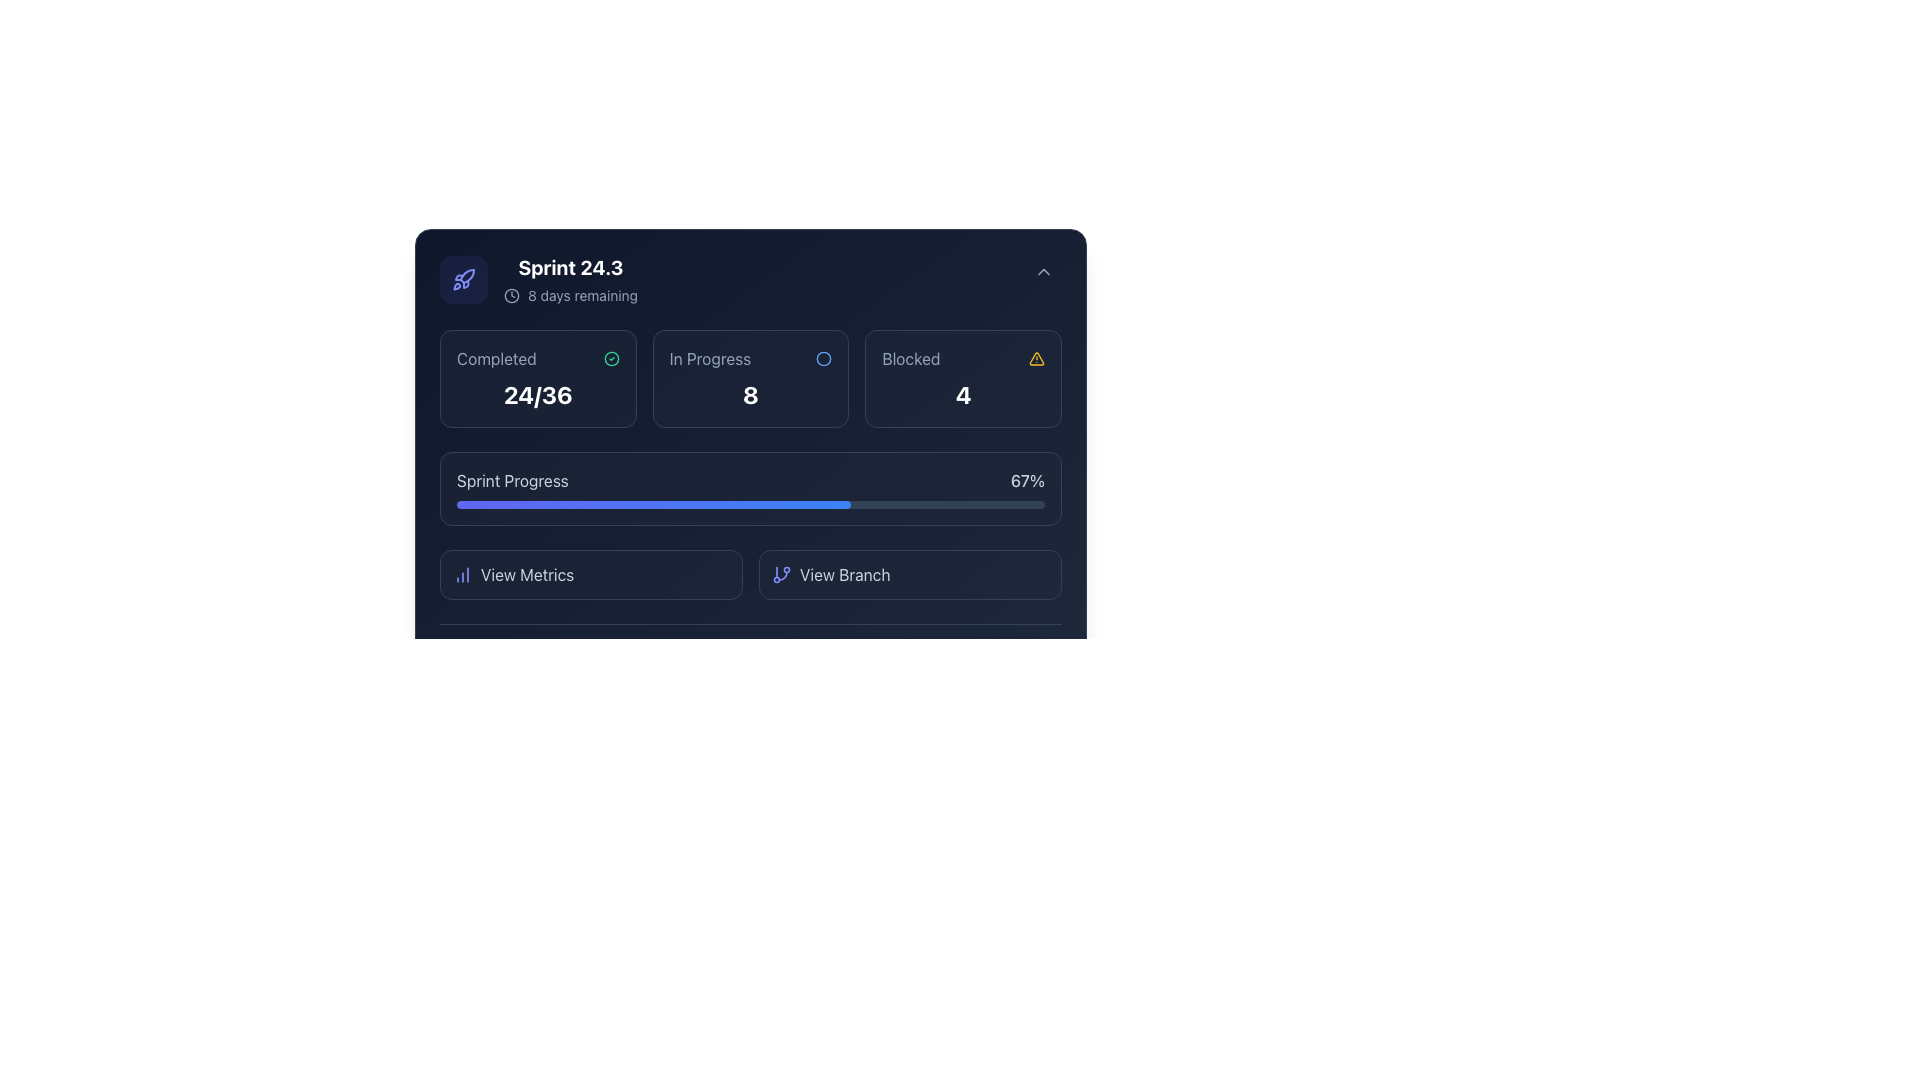 This screenshot has height=1080, width=1920. What do you see at coordinates (749, 394) in the screenshot?
I see `numeric status count displayed in the 'In Progress' text label, which indicates the number of items currently in progress` at bounding box center [749, 394].